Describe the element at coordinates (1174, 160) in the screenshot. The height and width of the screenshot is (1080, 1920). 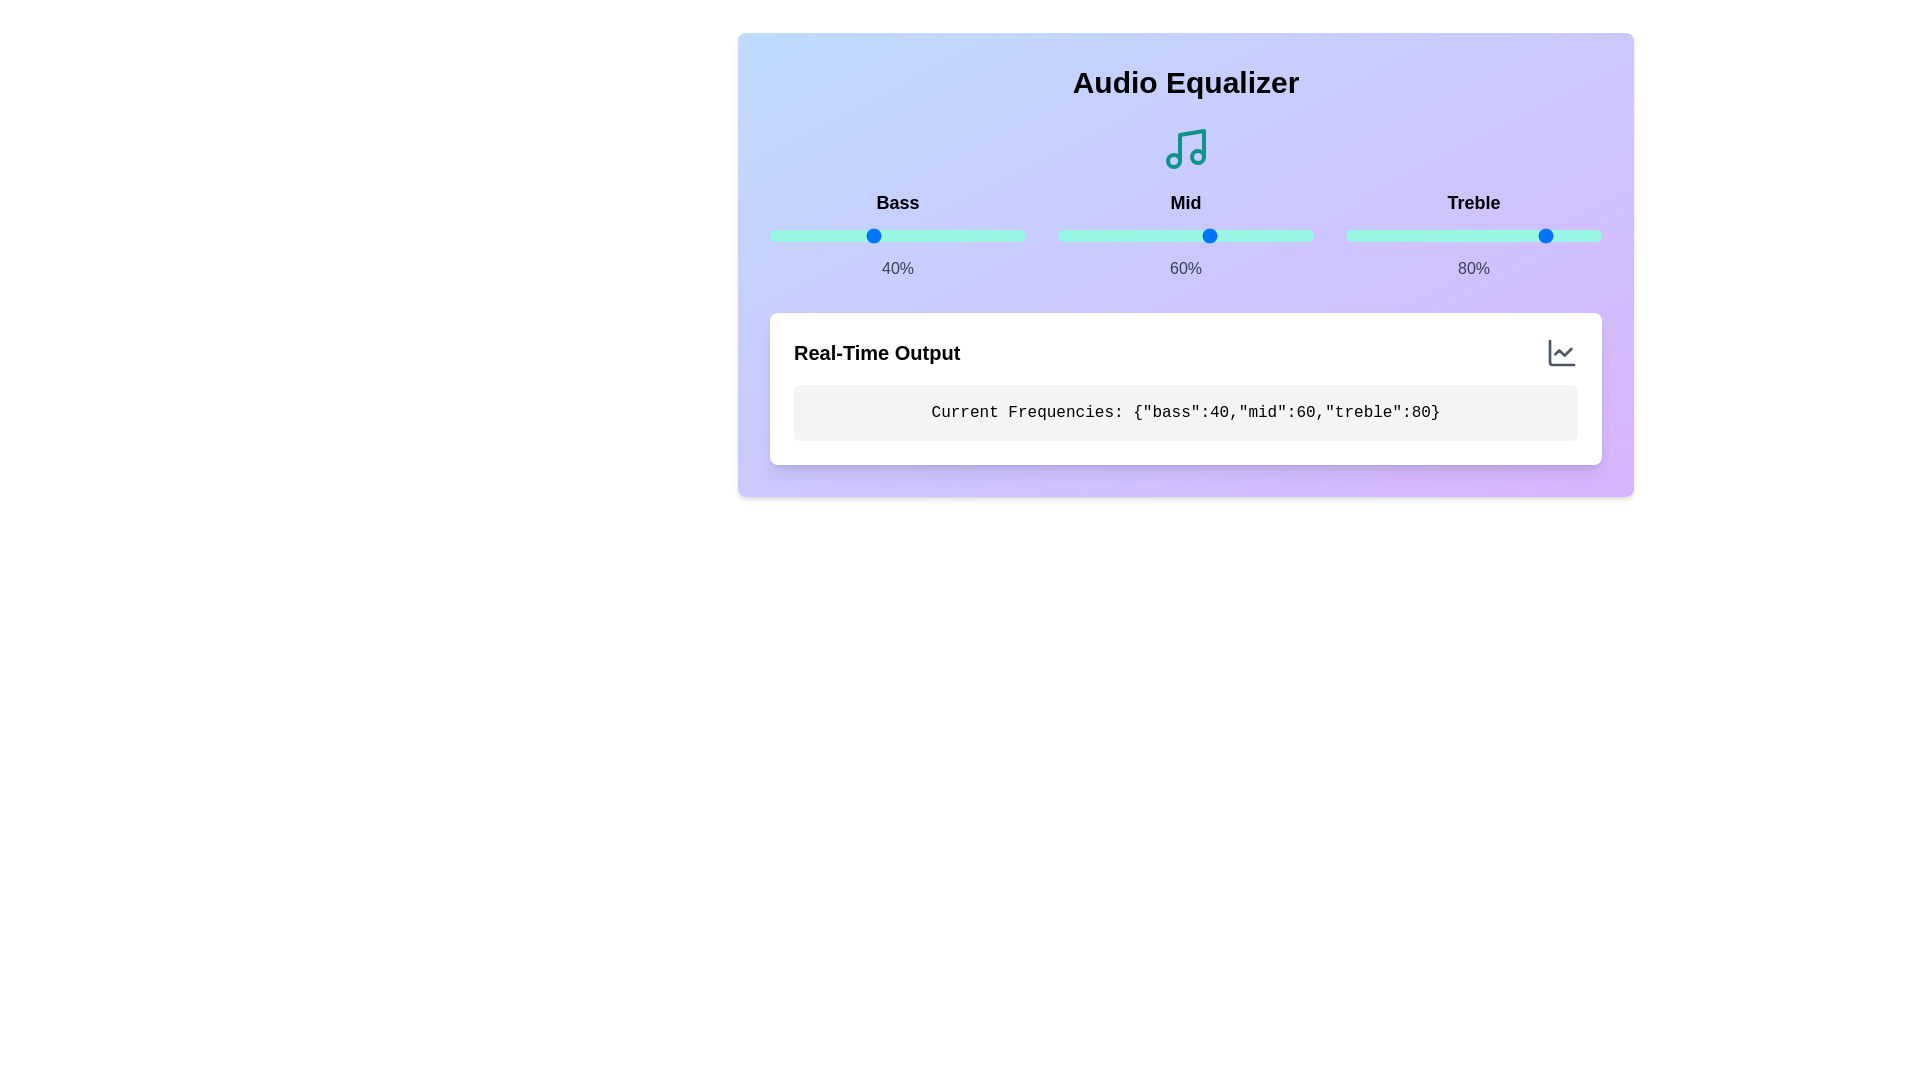
I see `the small teal circular dot in the music icon, located to the left of the musical note symbol, which is part of the Audio Equalizer section` at that location.